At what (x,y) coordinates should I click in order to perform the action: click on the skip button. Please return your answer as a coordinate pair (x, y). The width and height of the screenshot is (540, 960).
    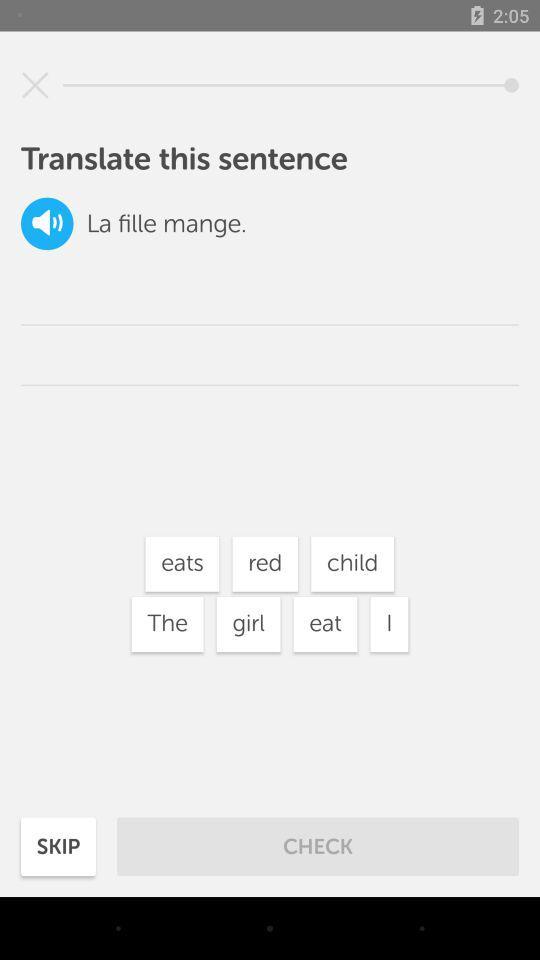
    Looking at the image, I should click on (58, 846).